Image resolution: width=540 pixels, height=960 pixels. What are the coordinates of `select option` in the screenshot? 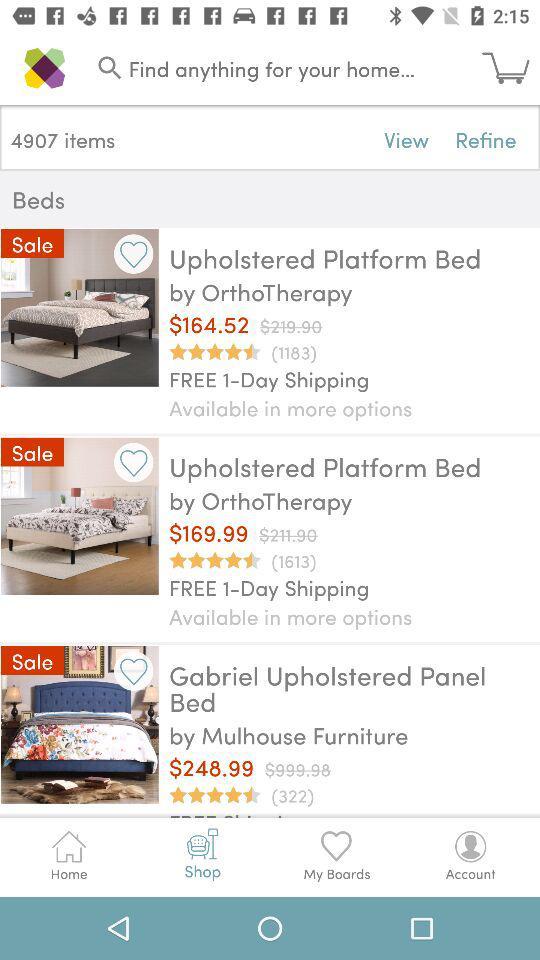 It's located at (133, 671).